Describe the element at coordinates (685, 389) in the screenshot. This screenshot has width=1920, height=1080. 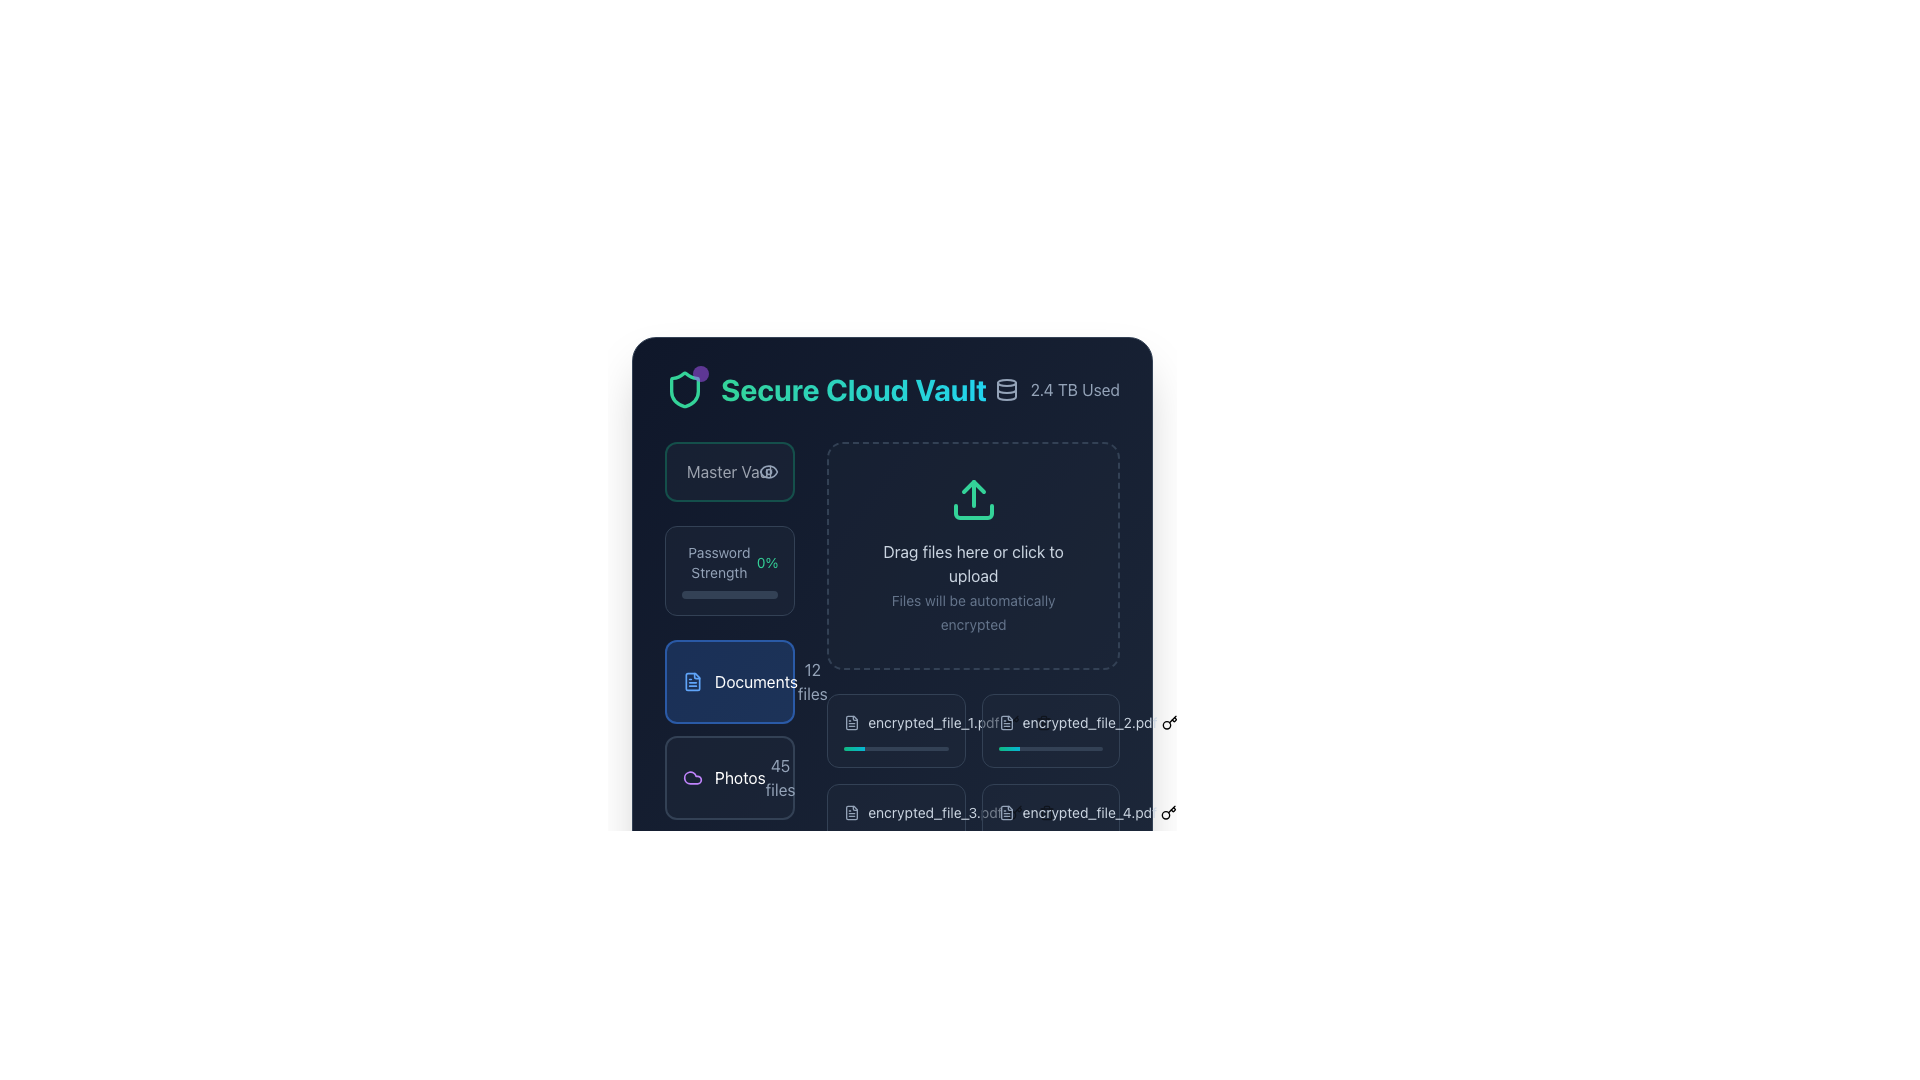
I see `the security icon located to the left of the 'Secure Cloud Vault' title text and adjacent to the purple dot` at that location.